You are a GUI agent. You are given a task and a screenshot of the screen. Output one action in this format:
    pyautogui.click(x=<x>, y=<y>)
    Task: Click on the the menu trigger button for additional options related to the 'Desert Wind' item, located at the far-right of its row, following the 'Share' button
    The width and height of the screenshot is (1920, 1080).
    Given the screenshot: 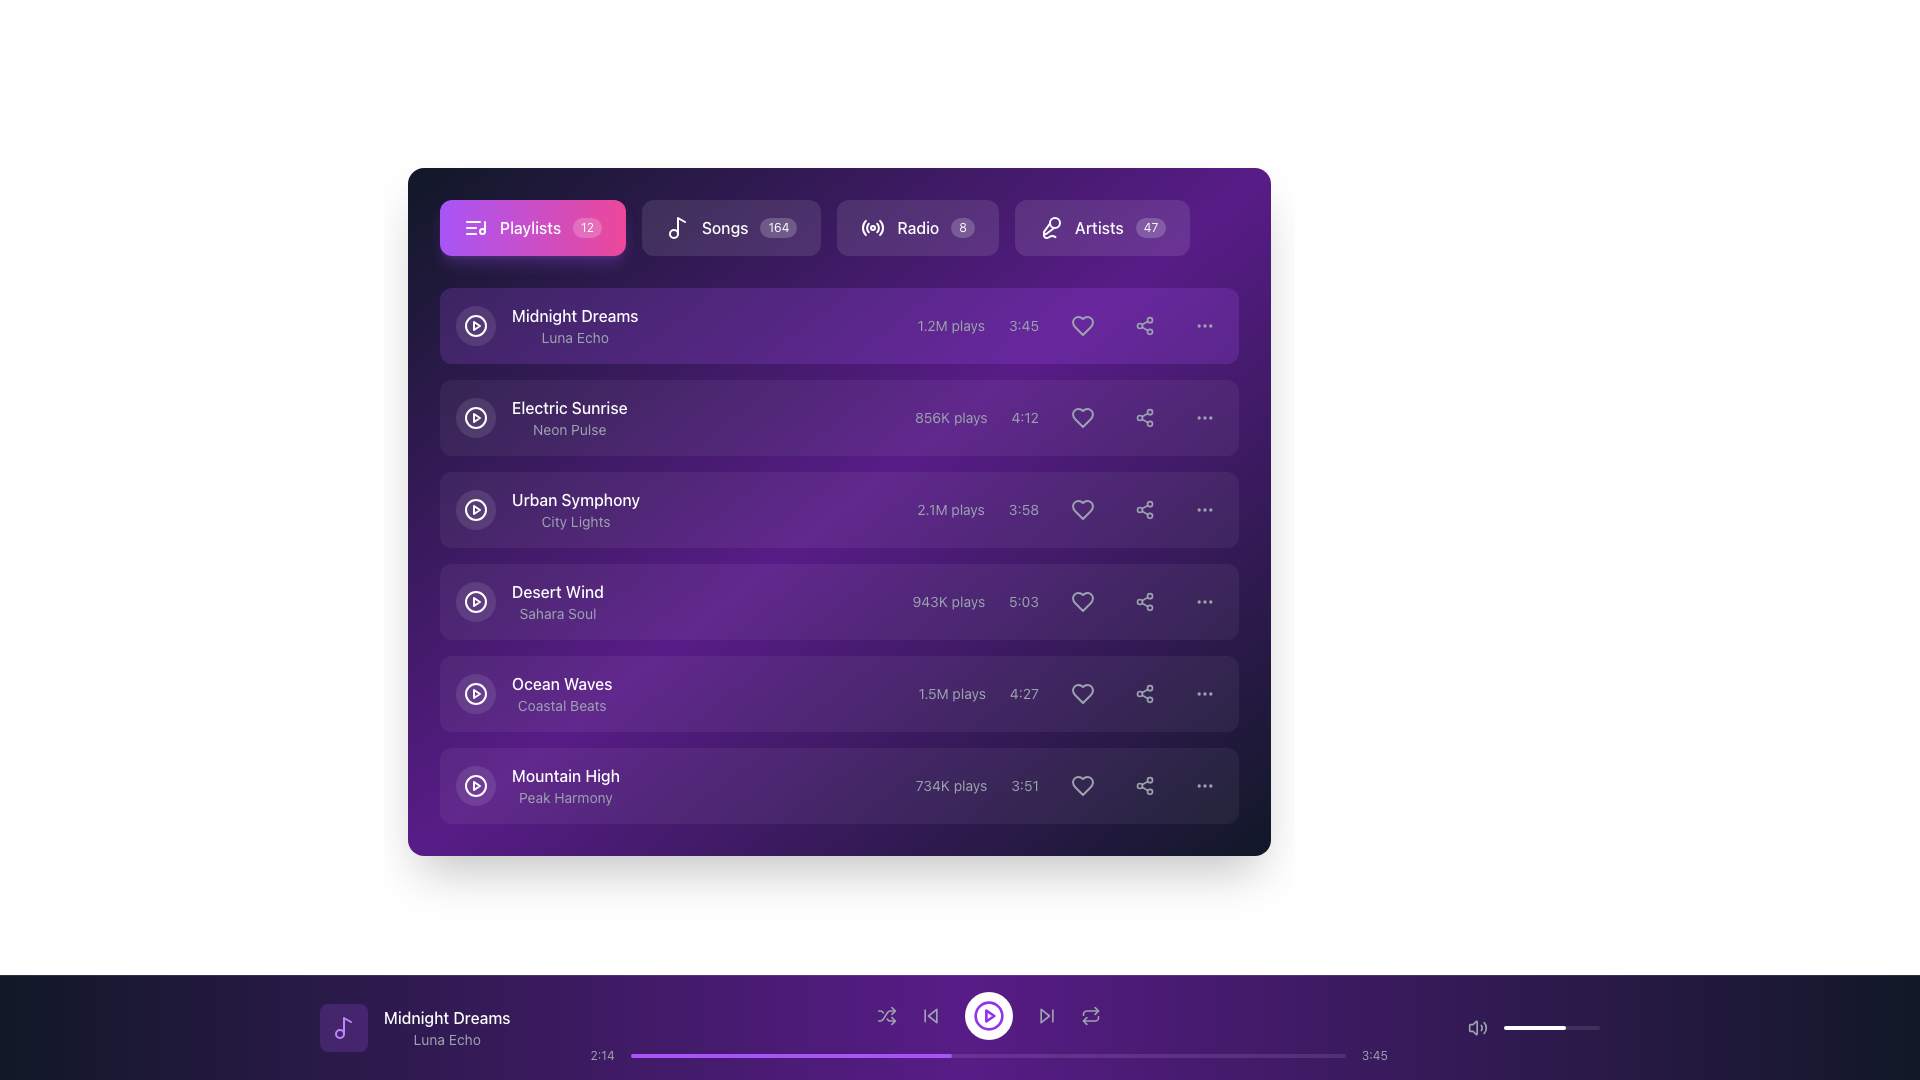 What is the action you would take?
    pyautogui.click(x=1203, y=600)
    